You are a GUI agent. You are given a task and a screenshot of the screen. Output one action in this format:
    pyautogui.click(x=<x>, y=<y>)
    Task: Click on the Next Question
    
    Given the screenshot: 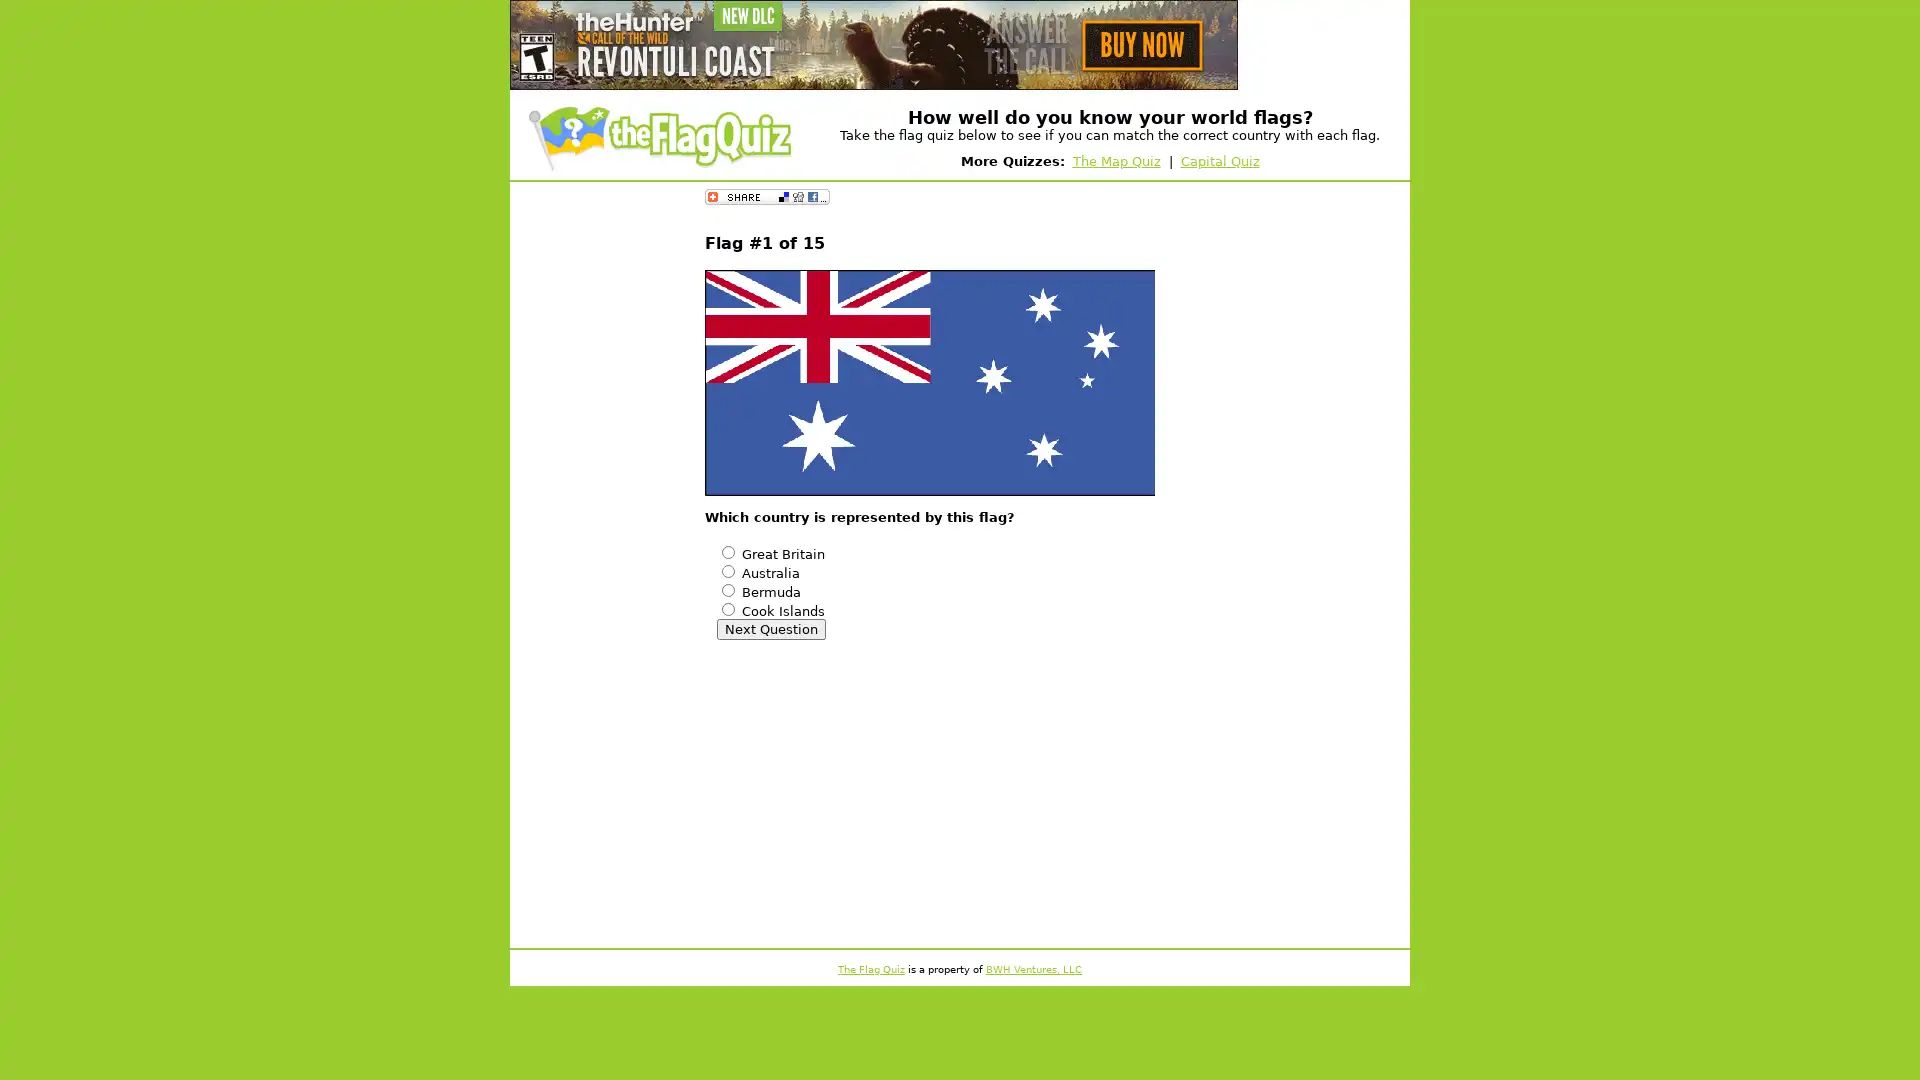 What is the action you would take?
    pyautogui.click(x=770, y=628)
    